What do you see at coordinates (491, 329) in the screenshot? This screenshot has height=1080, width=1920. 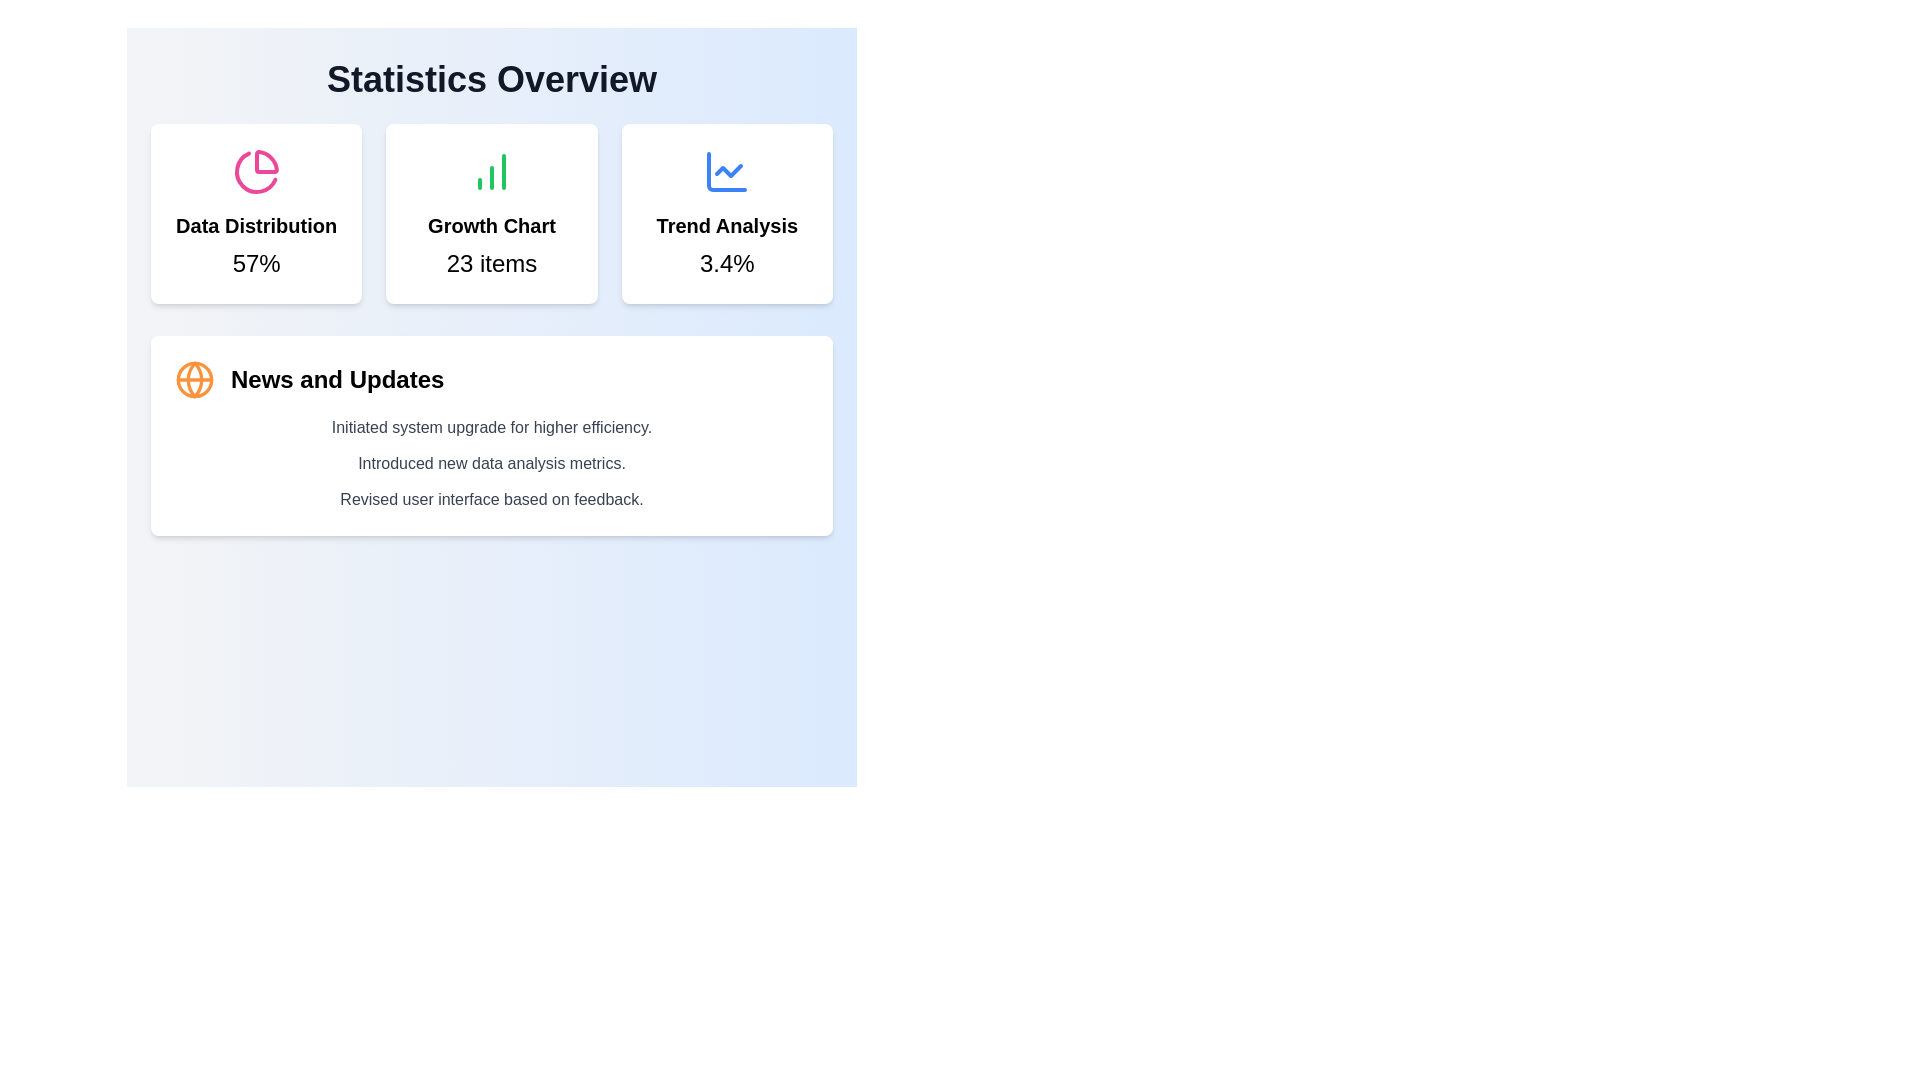 I see `the Informational panel, which is a section with a white background, shadow effect, a bold title, and multiple lines of updates, located below the cards titled 'Data Distribution', 'Growth Chart', and 'Trend Analysis'` at bounding box center [491, 329].